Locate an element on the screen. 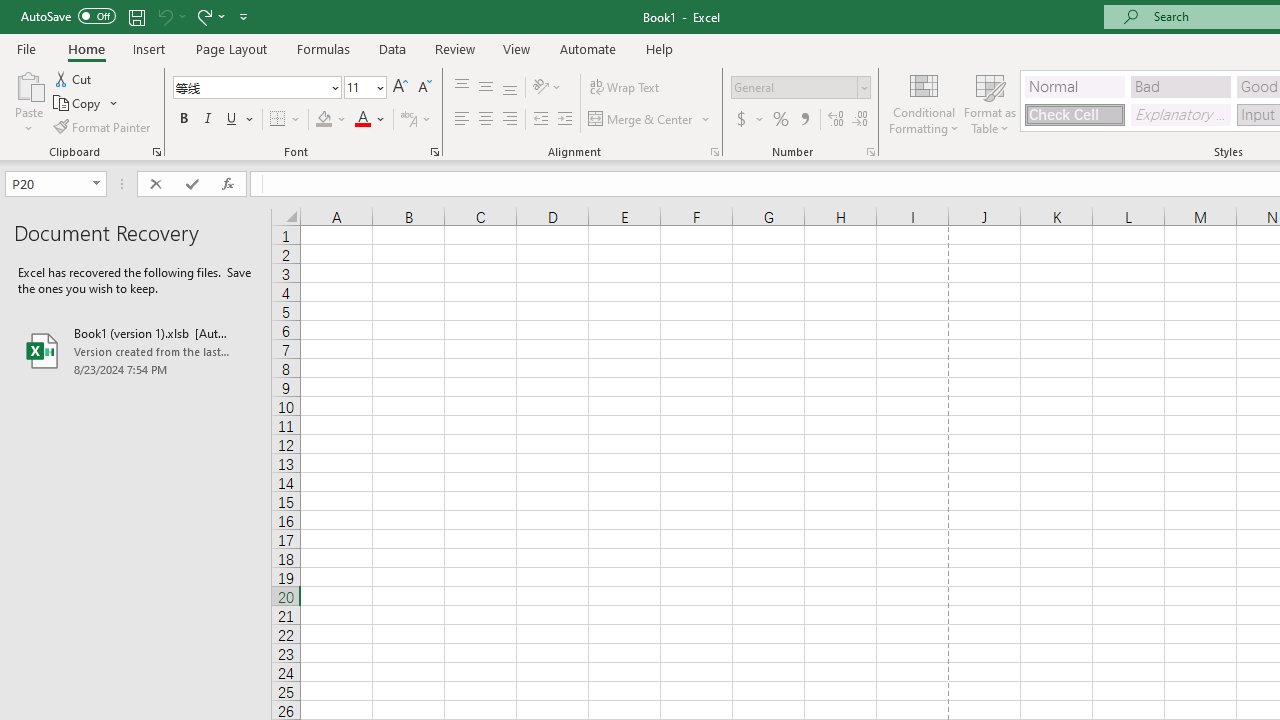 This screenshot has width=1280, height=720. 'Redo' is located at coordinates (203, 16).